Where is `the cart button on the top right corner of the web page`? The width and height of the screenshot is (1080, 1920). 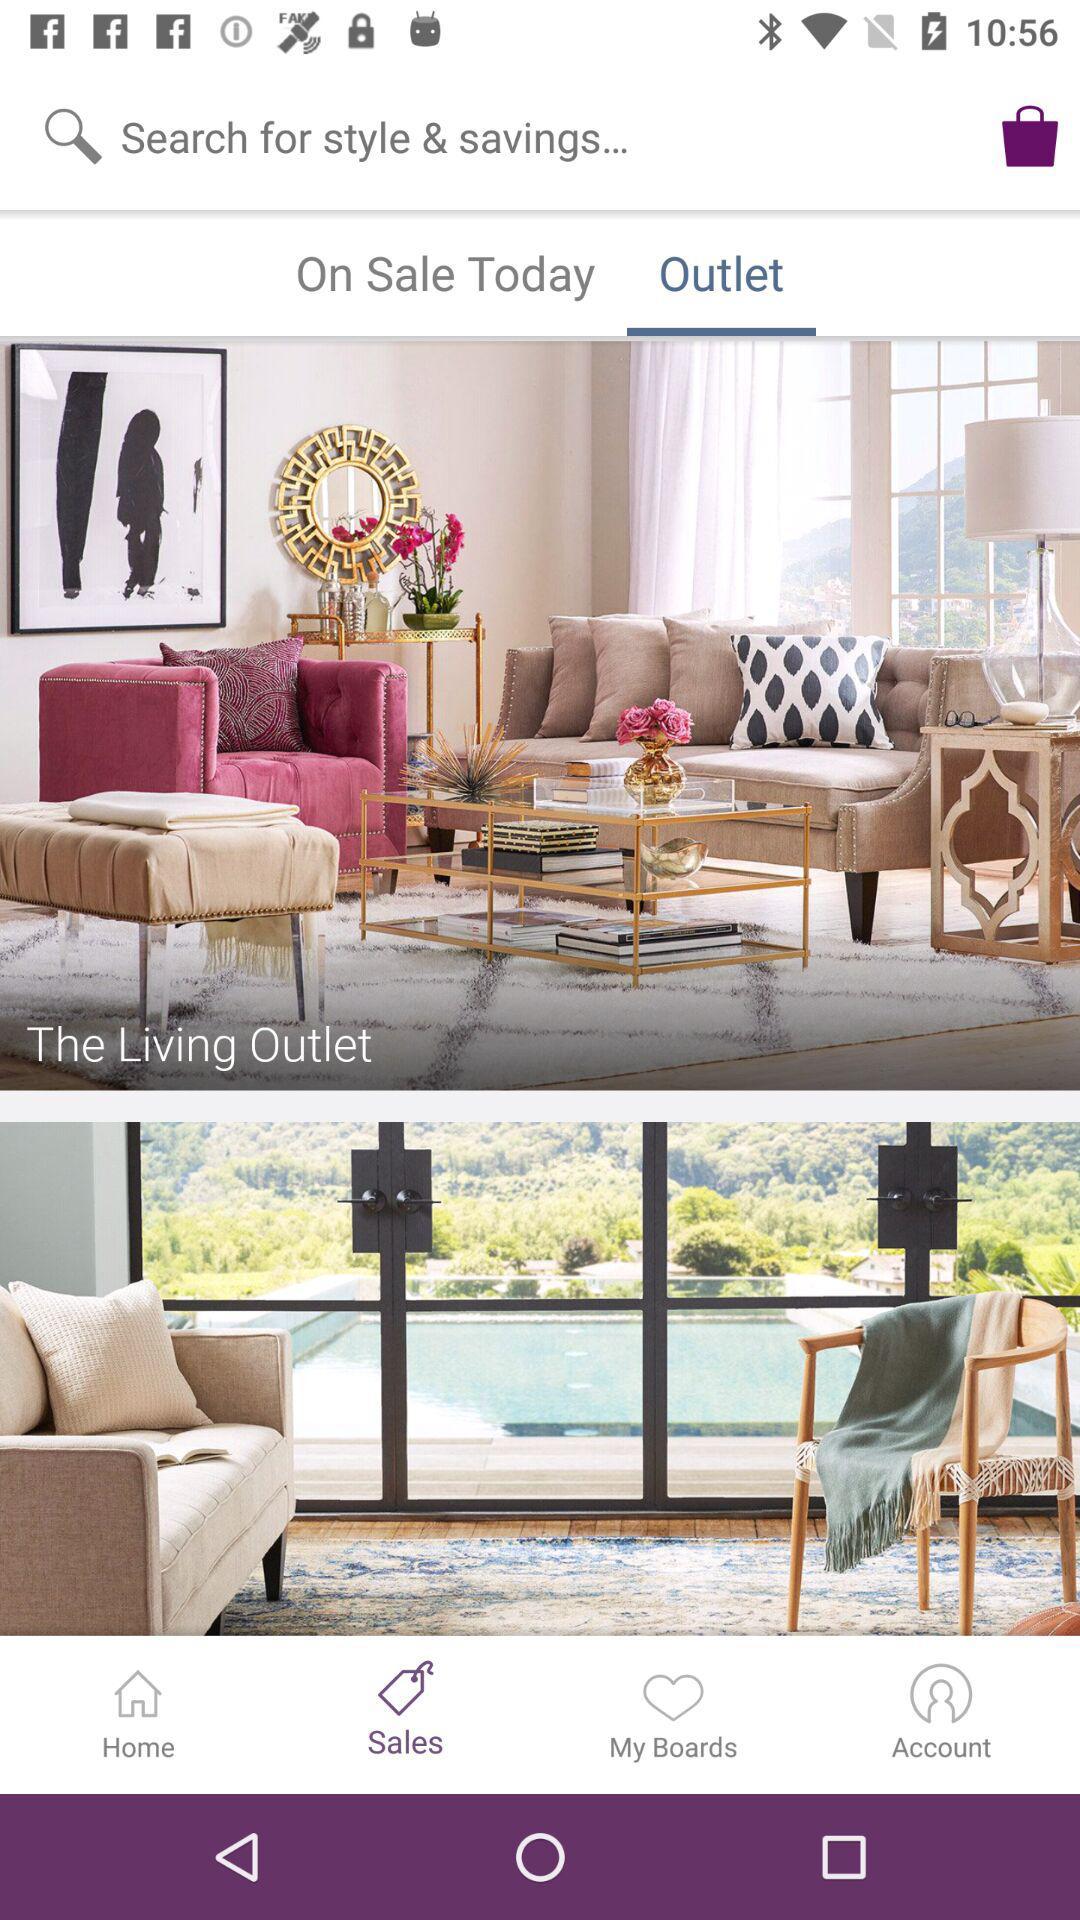
the cart button on the top right corner of the web page is located at coordinates (1029, 134).